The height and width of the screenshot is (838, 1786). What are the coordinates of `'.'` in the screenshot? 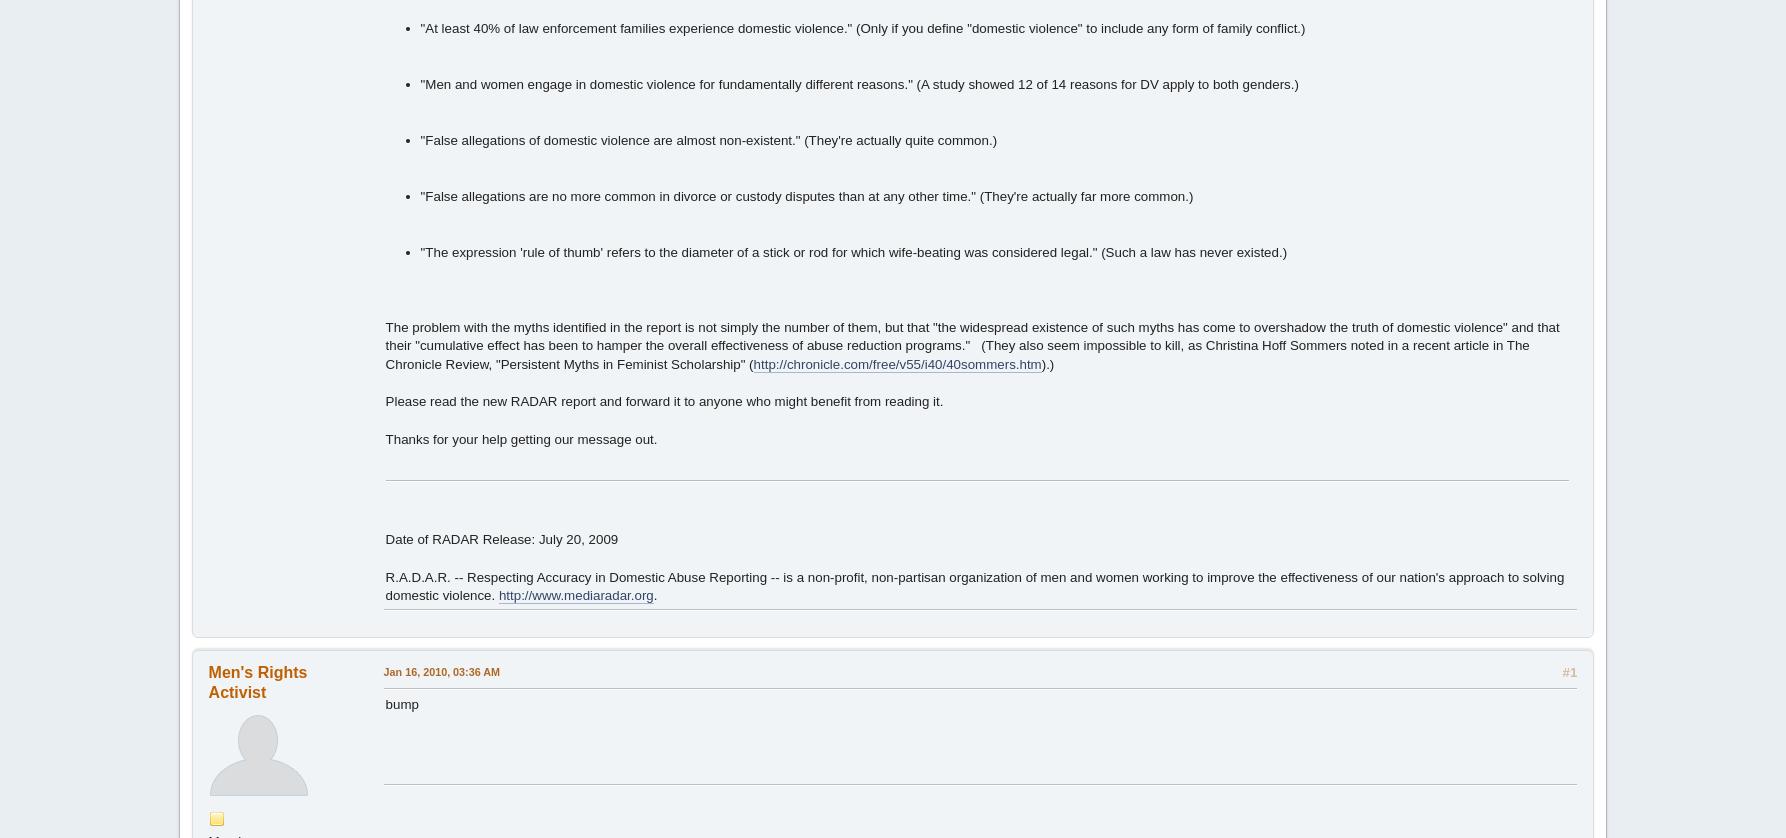 It's located at (652, 595).